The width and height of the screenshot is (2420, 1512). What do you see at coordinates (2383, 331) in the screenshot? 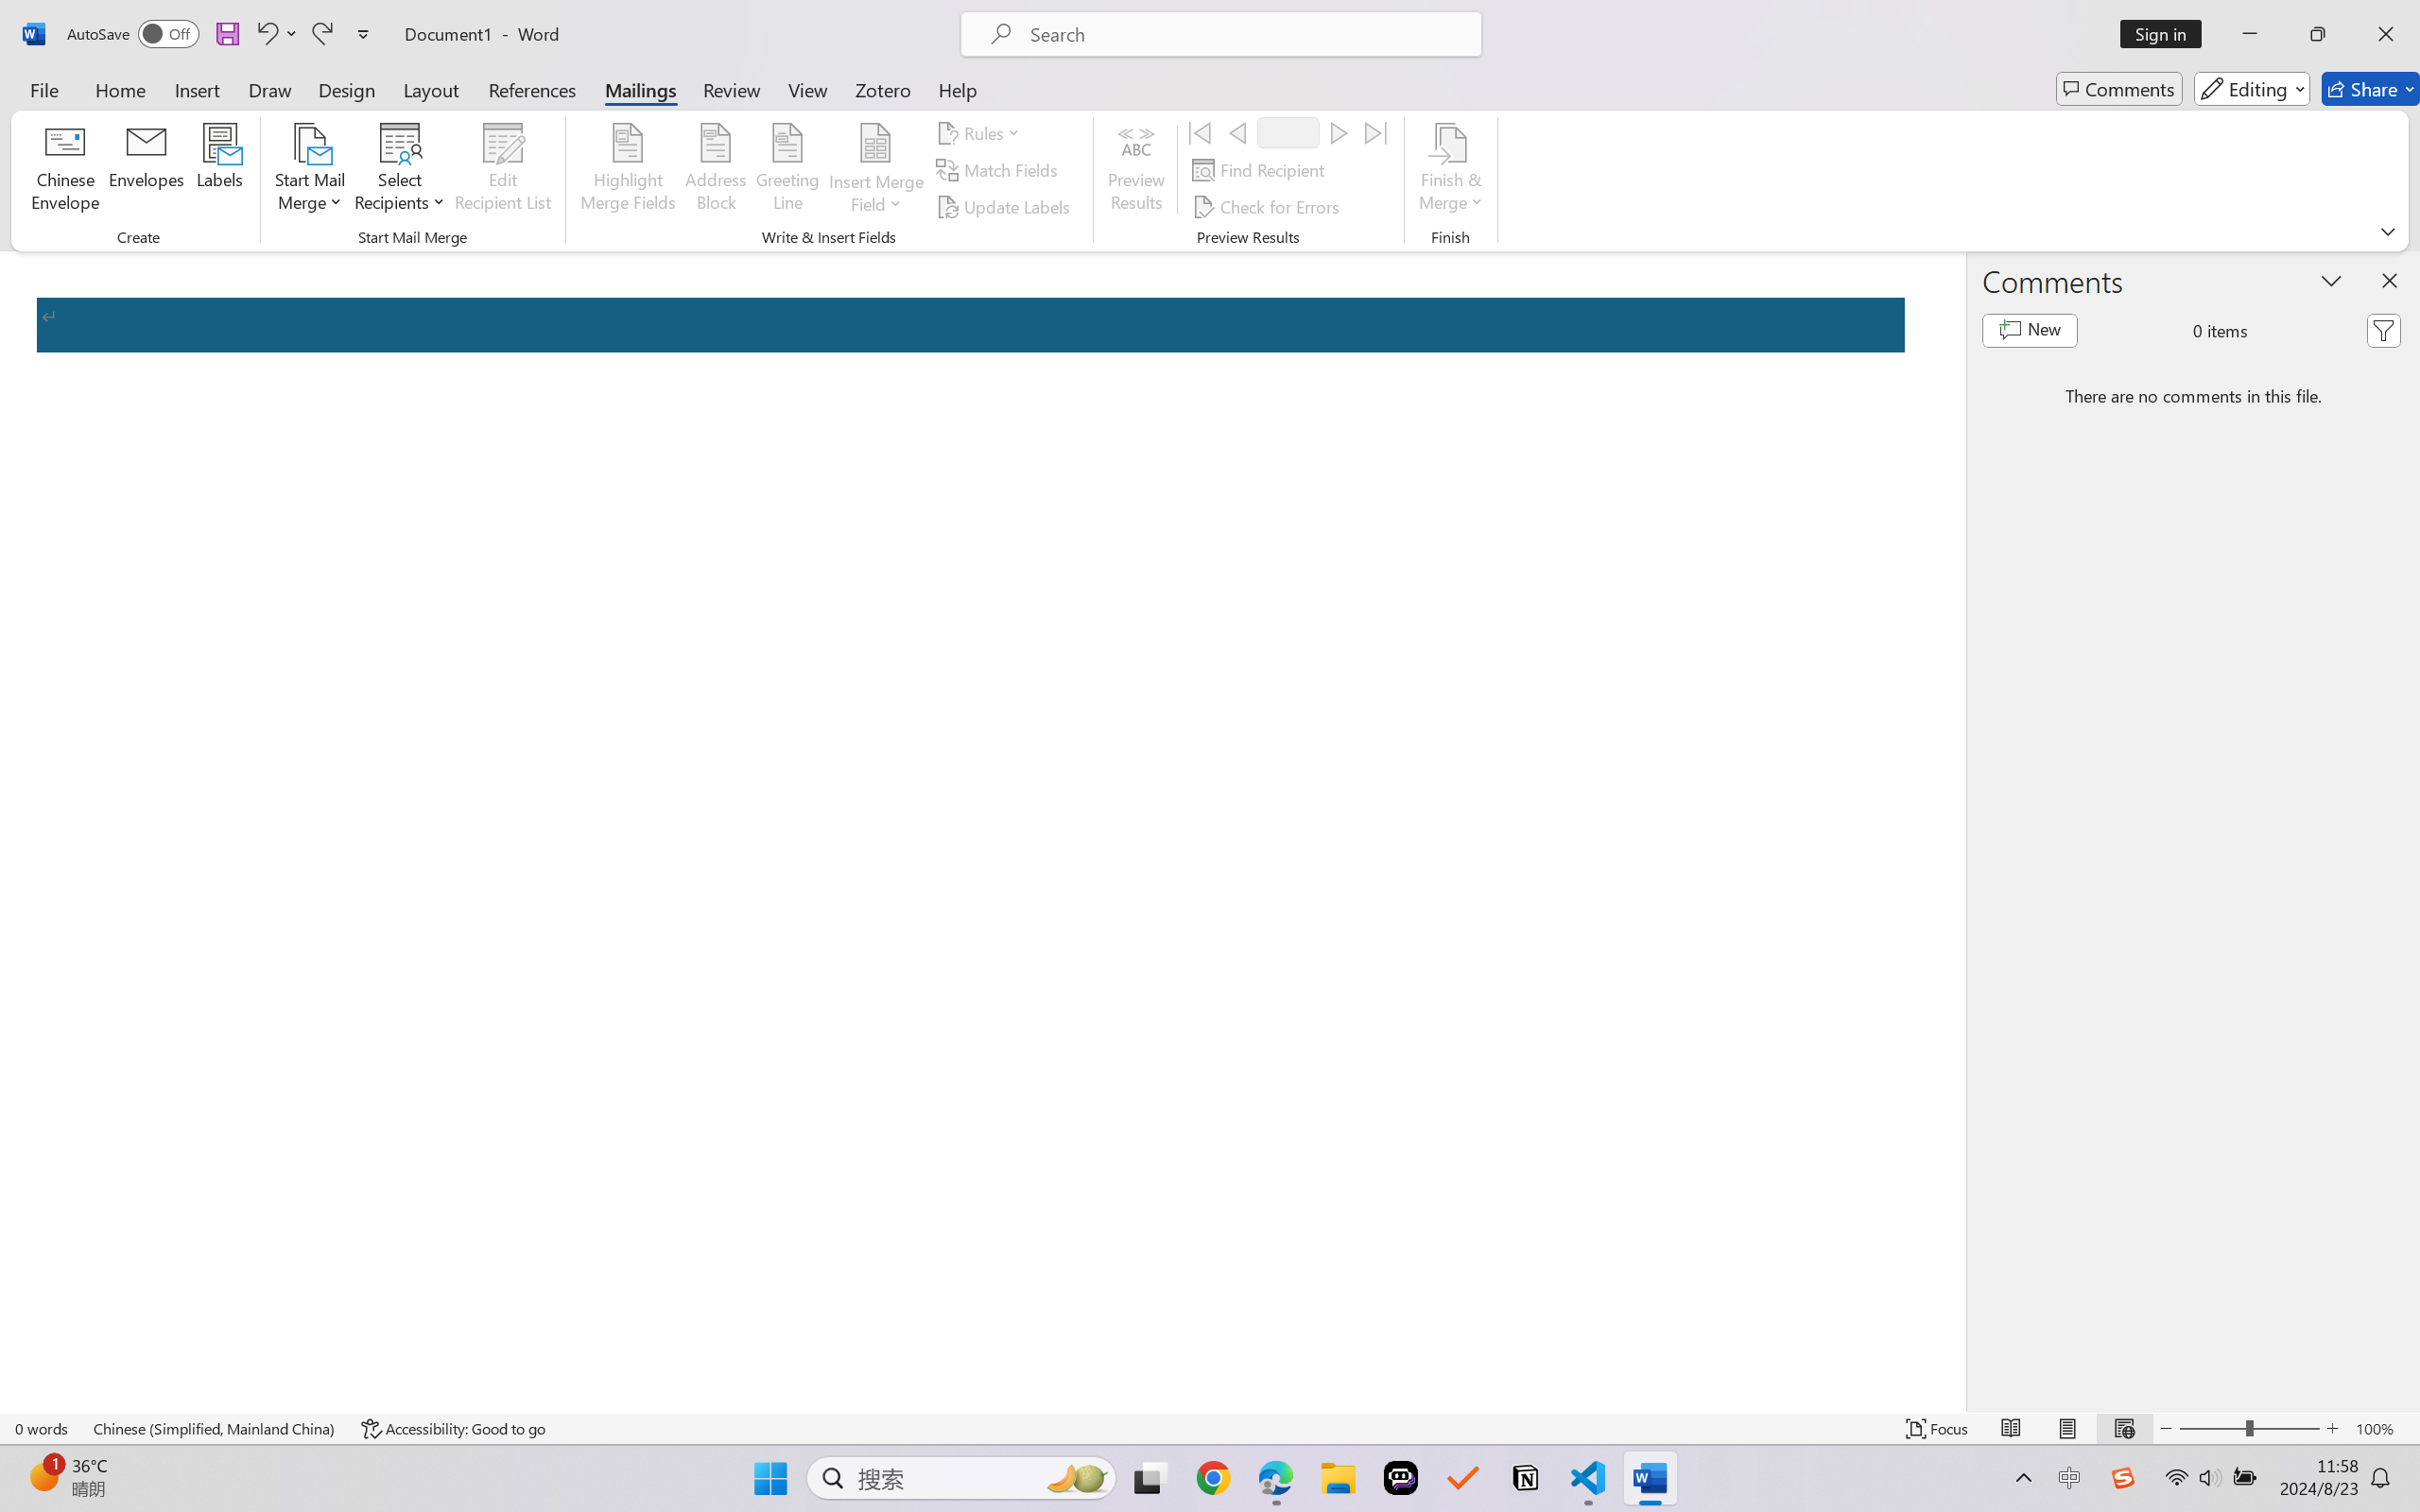
I see `'Filter'` at bounding box center [2383, 331].